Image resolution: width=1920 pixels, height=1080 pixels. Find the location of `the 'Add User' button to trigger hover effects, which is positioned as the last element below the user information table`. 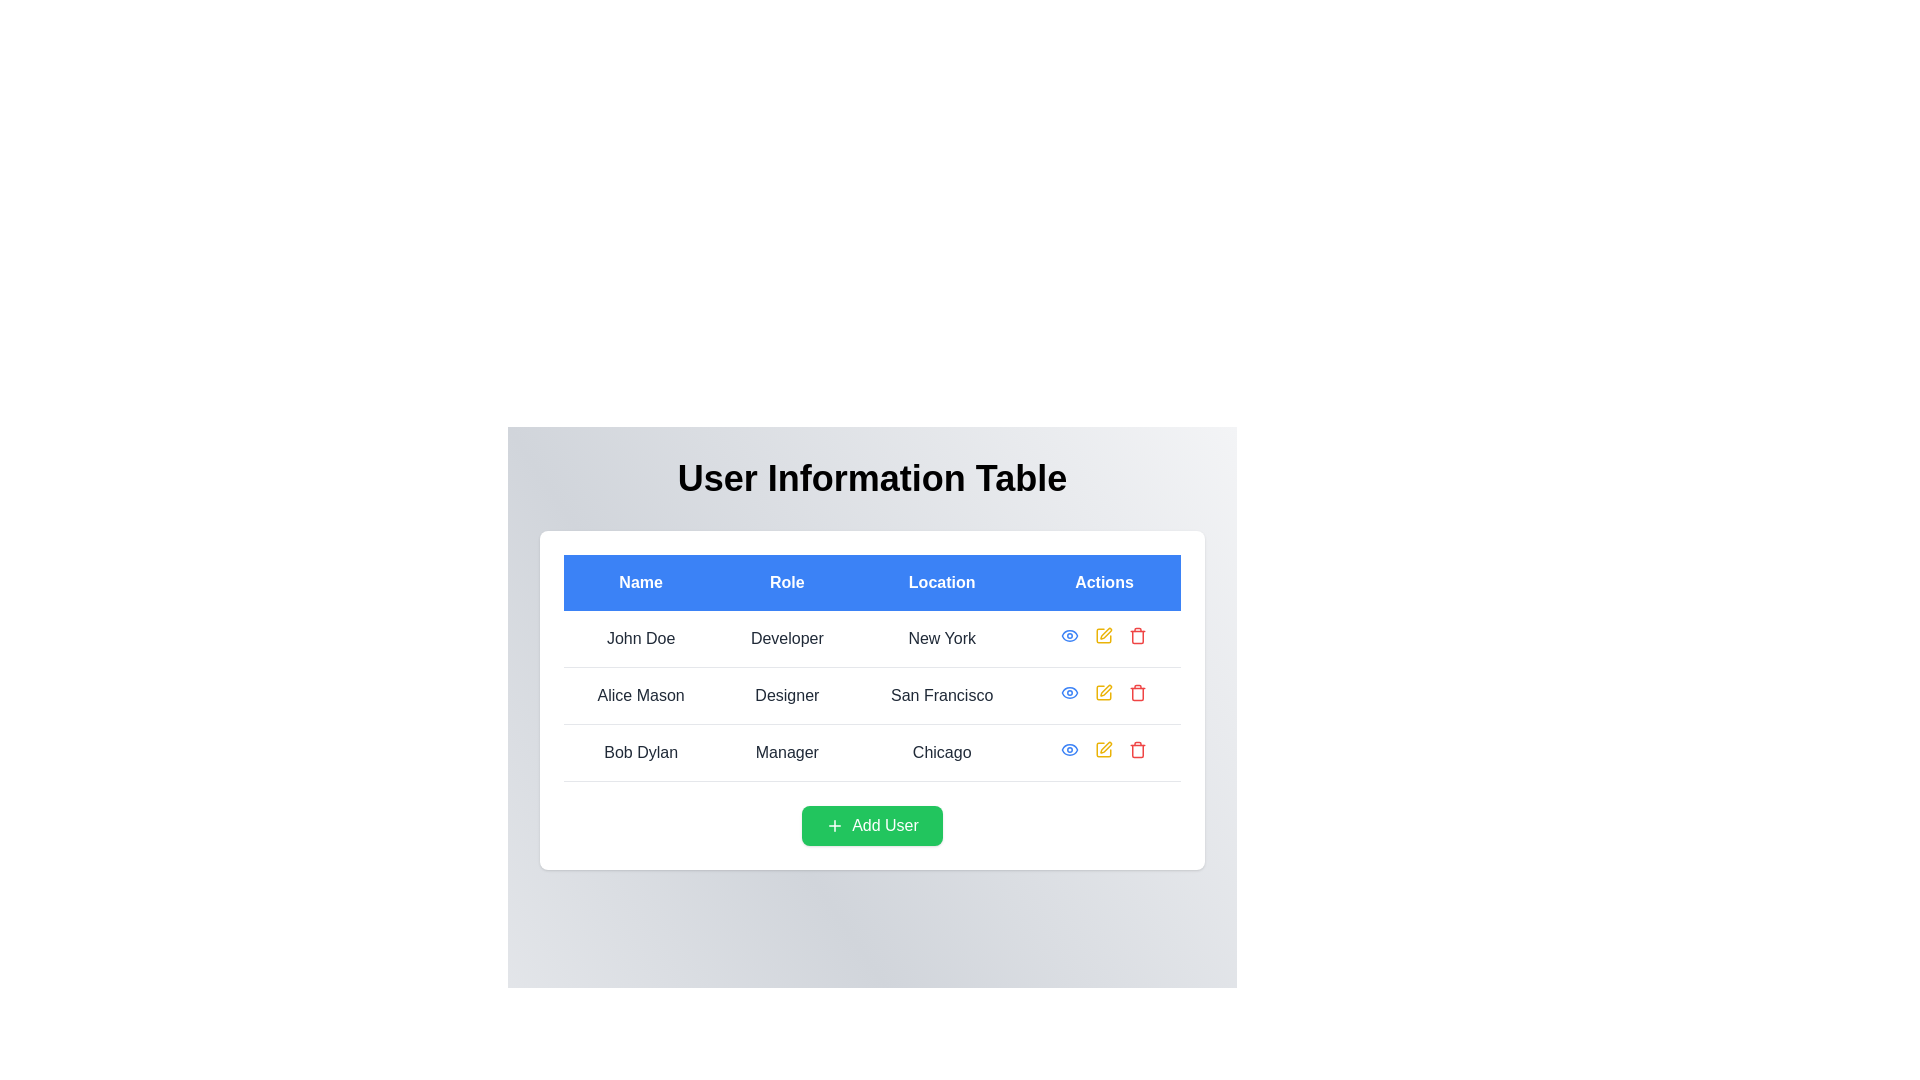

the 'Add User' button to trigger hover effects, which is positioned as the last element below the user information table is located at coordinates (872, 825).